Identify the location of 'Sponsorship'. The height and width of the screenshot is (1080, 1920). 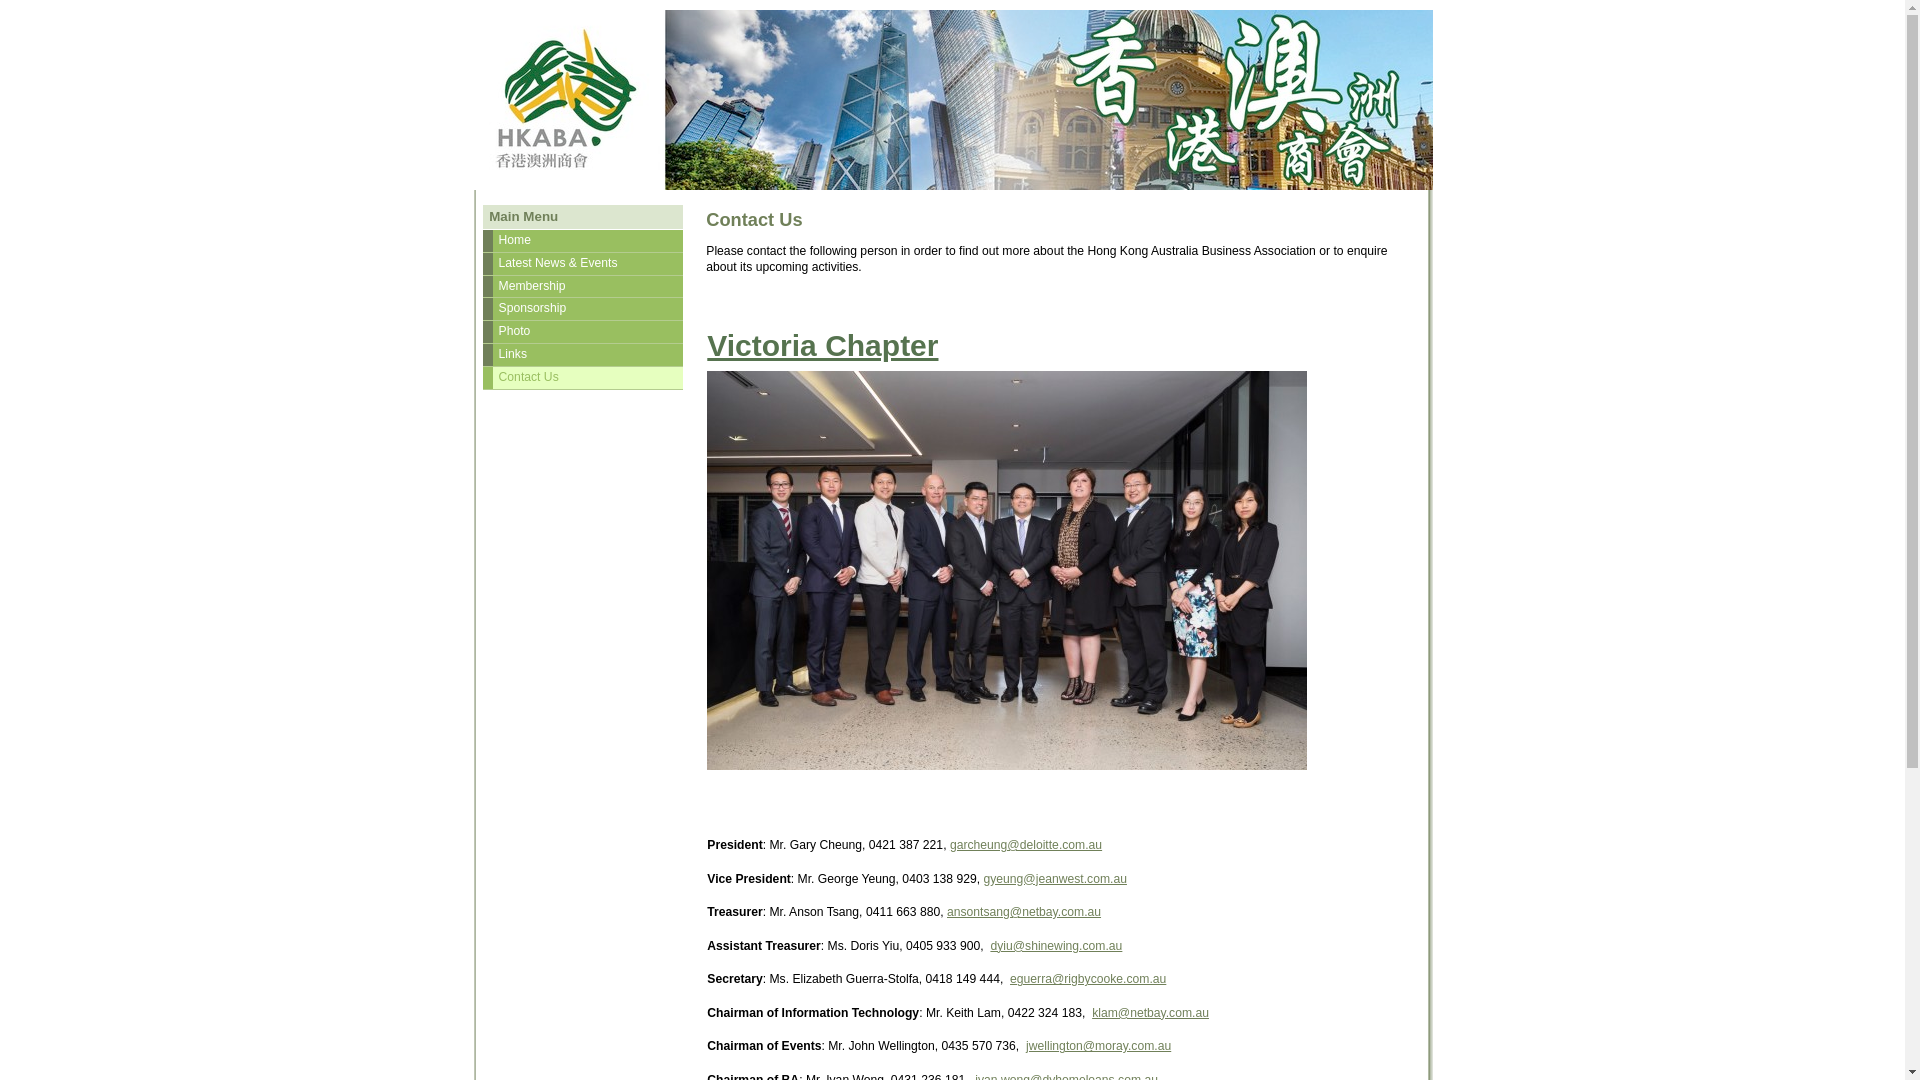
(581, 308).